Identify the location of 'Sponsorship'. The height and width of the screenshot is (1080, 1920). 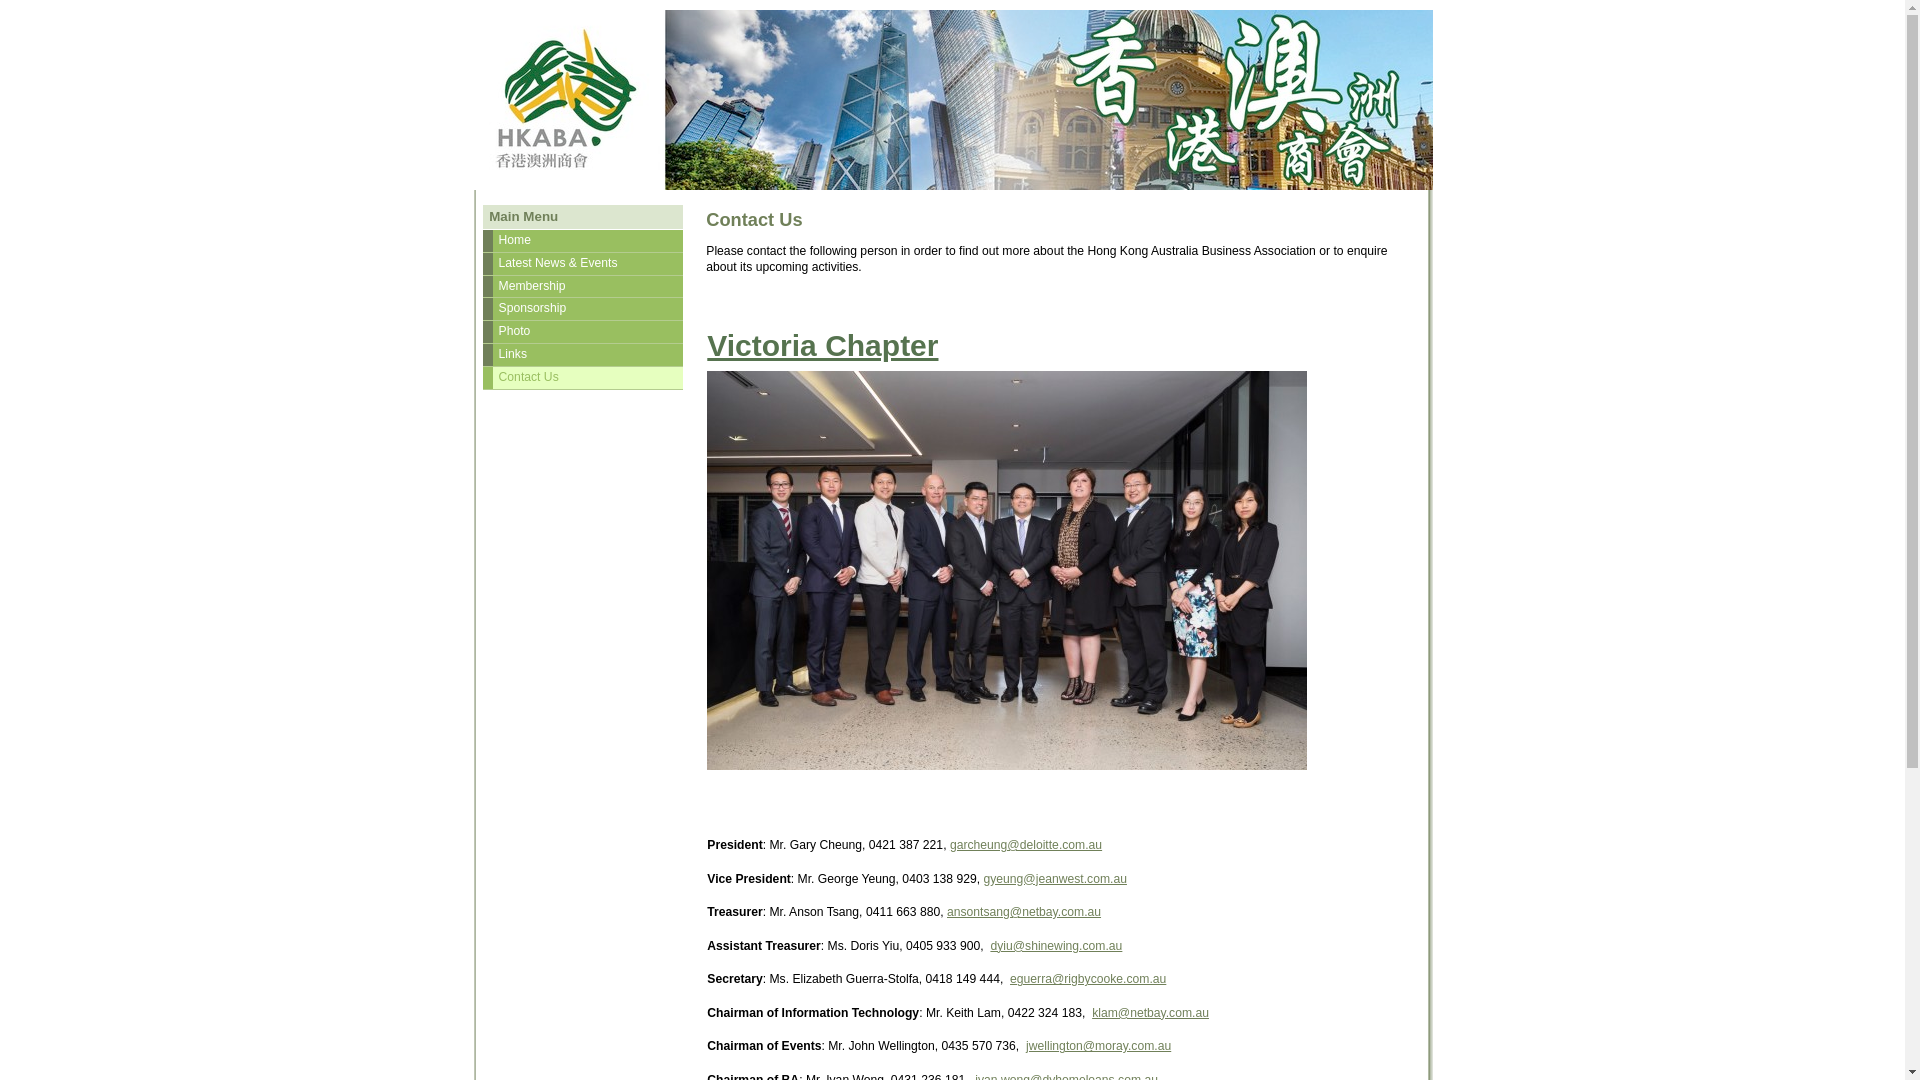
(581, 308).